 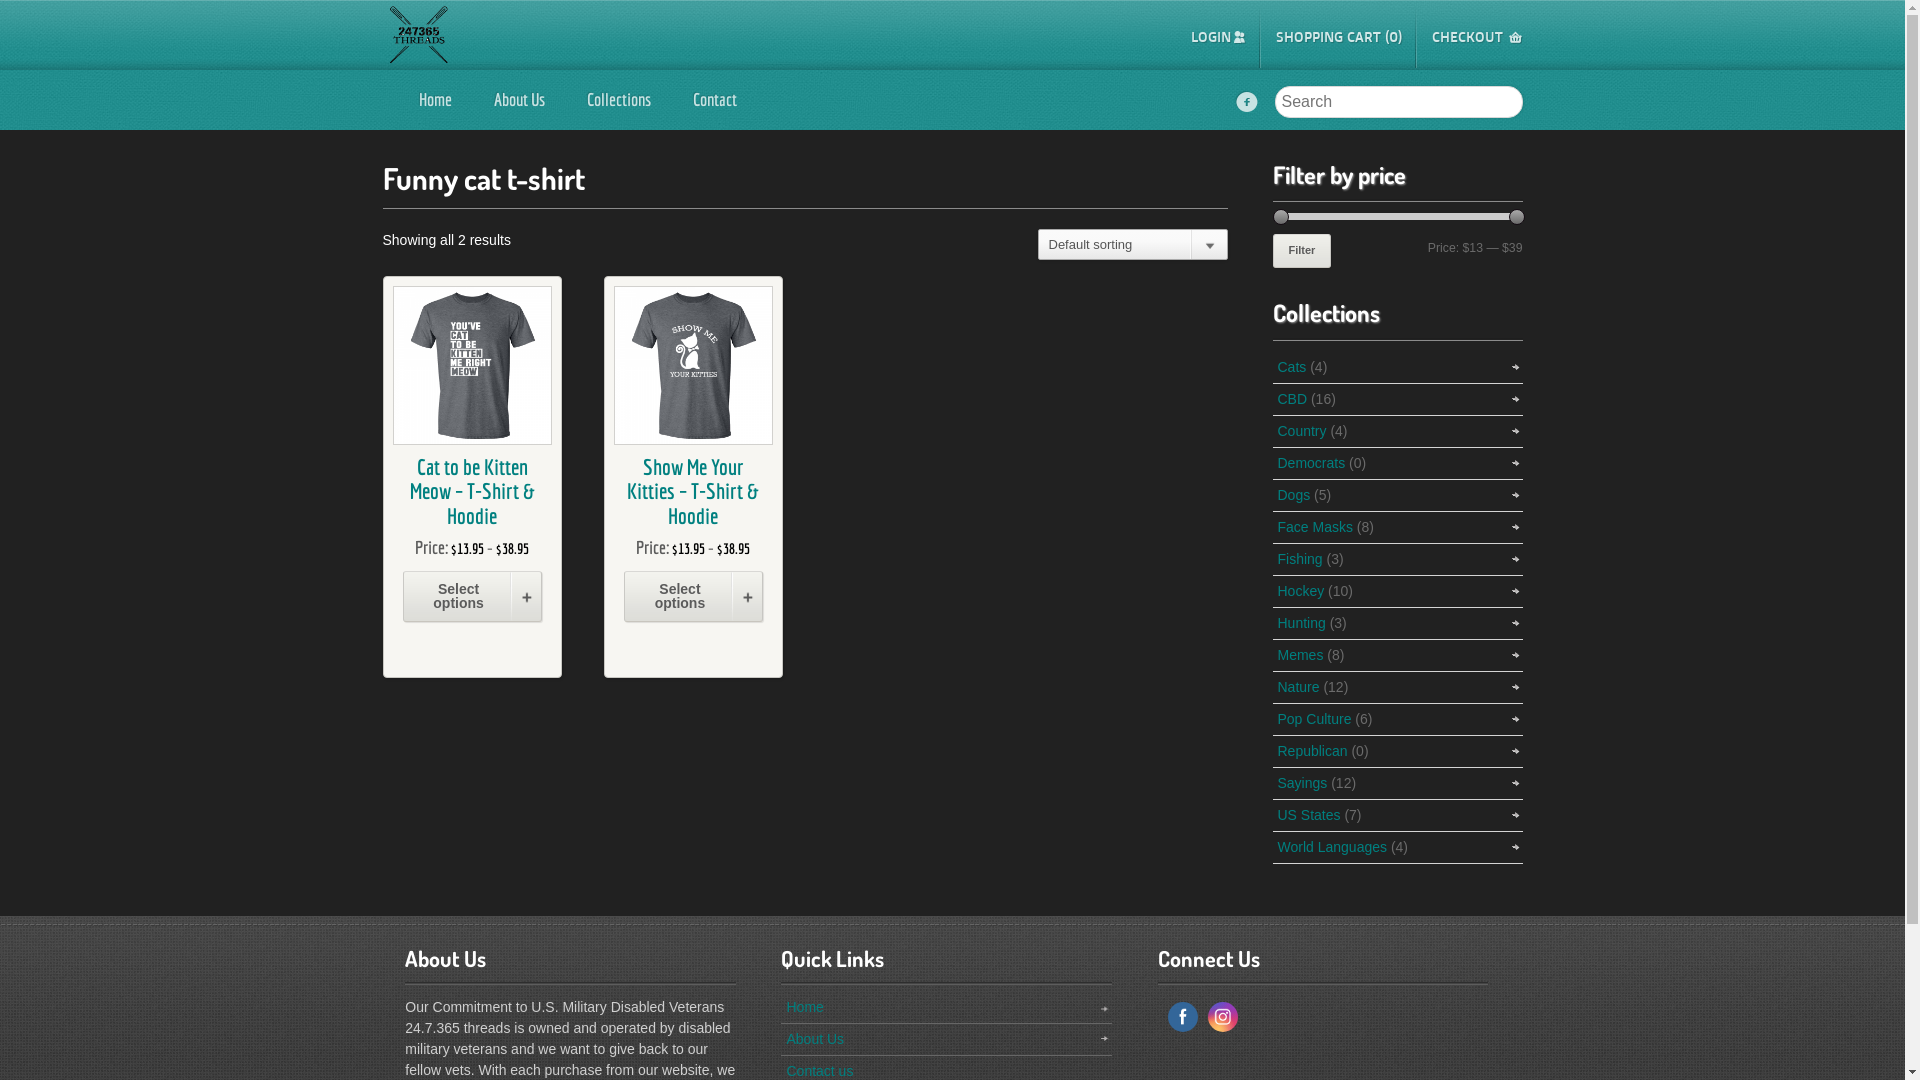 I want to click on 'Select options', so click(x=470, y=595).